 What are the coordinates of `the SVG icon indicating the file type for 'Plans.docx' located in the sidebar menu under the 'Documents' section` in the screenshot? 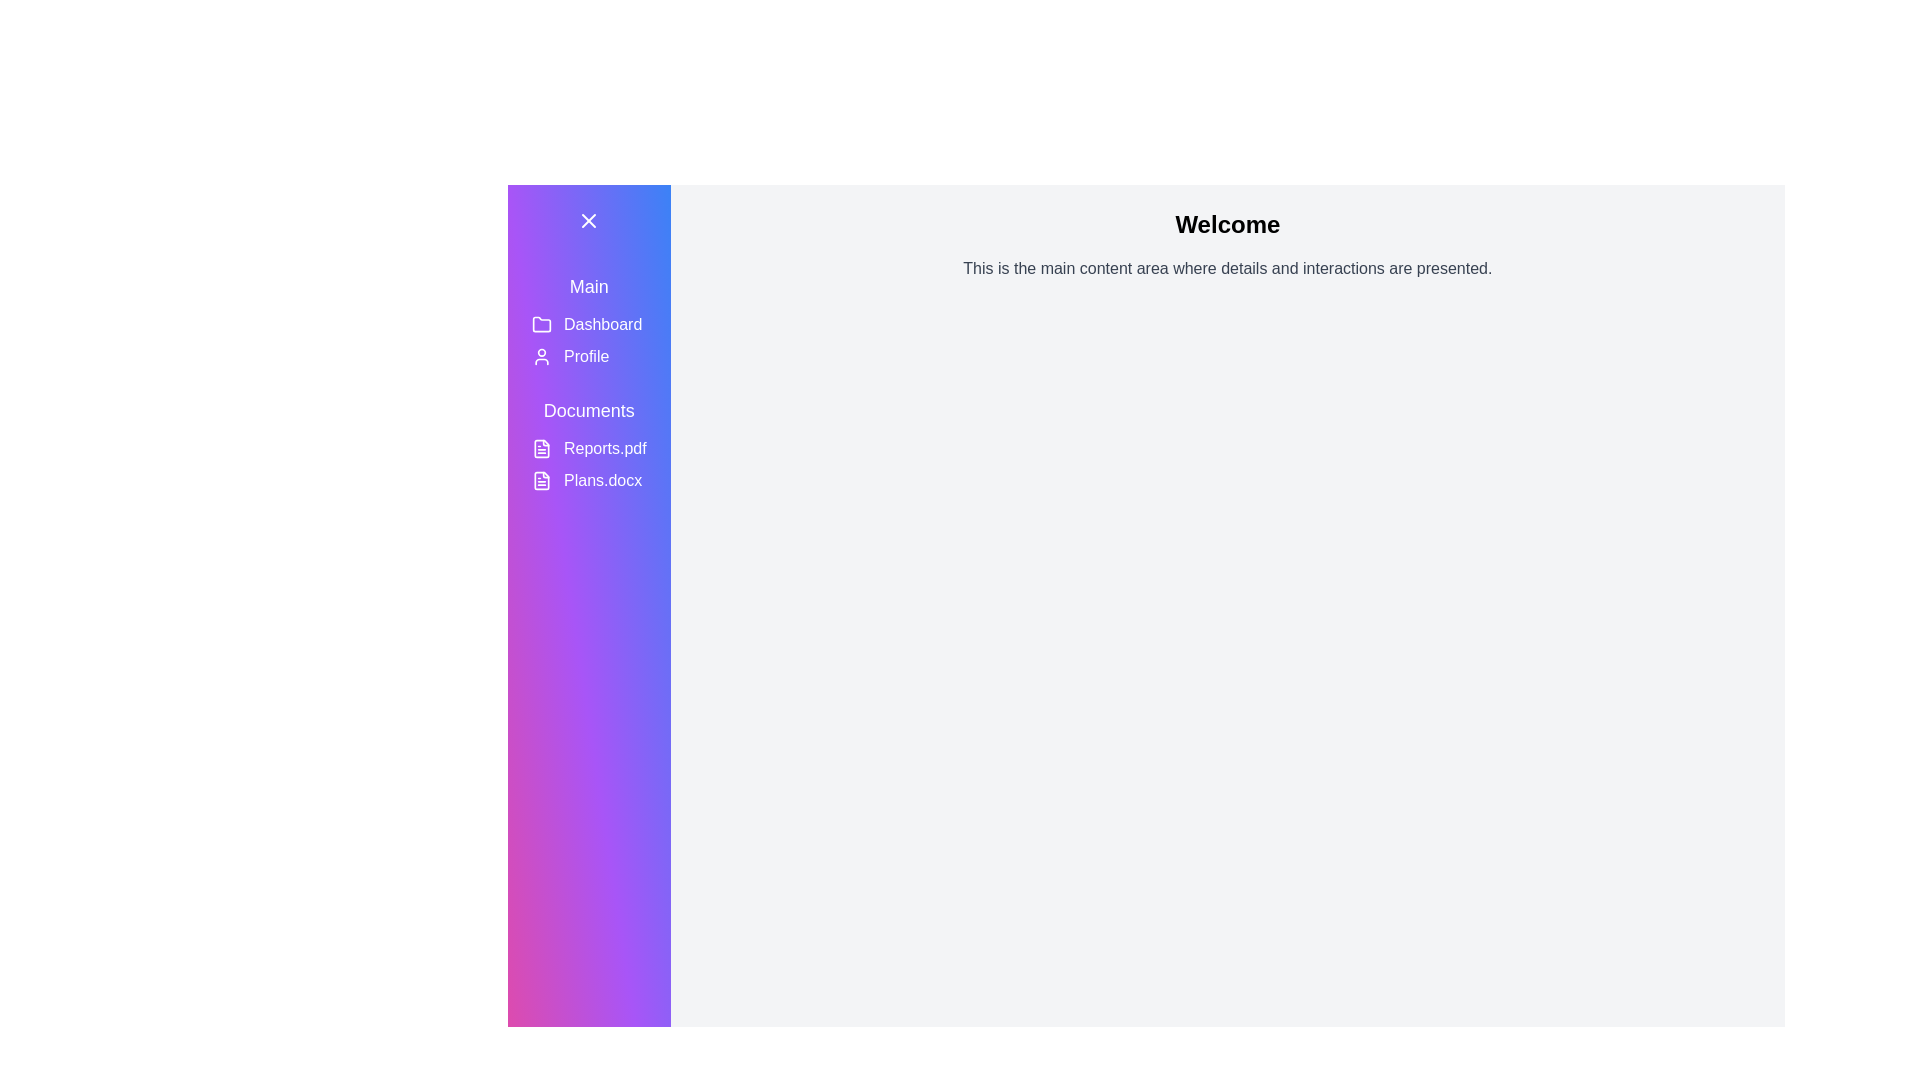 It's located at (542, 481).